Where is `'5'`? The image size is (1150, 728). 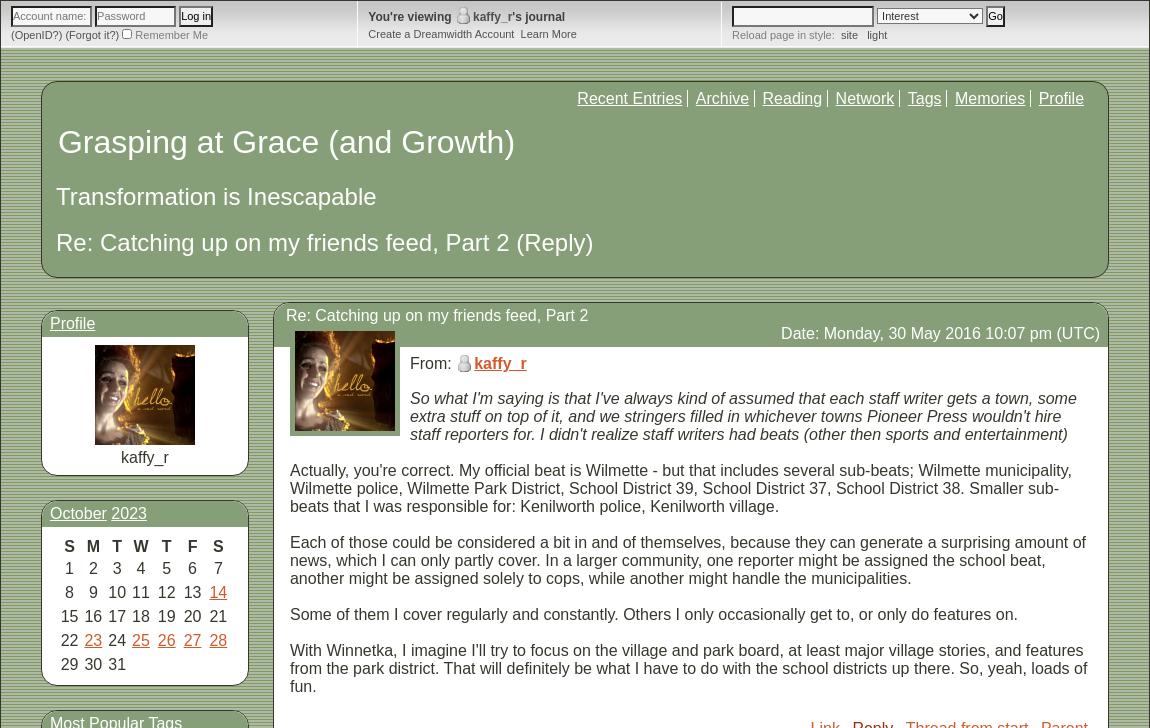 '5' is located at coordinates (165, 568).